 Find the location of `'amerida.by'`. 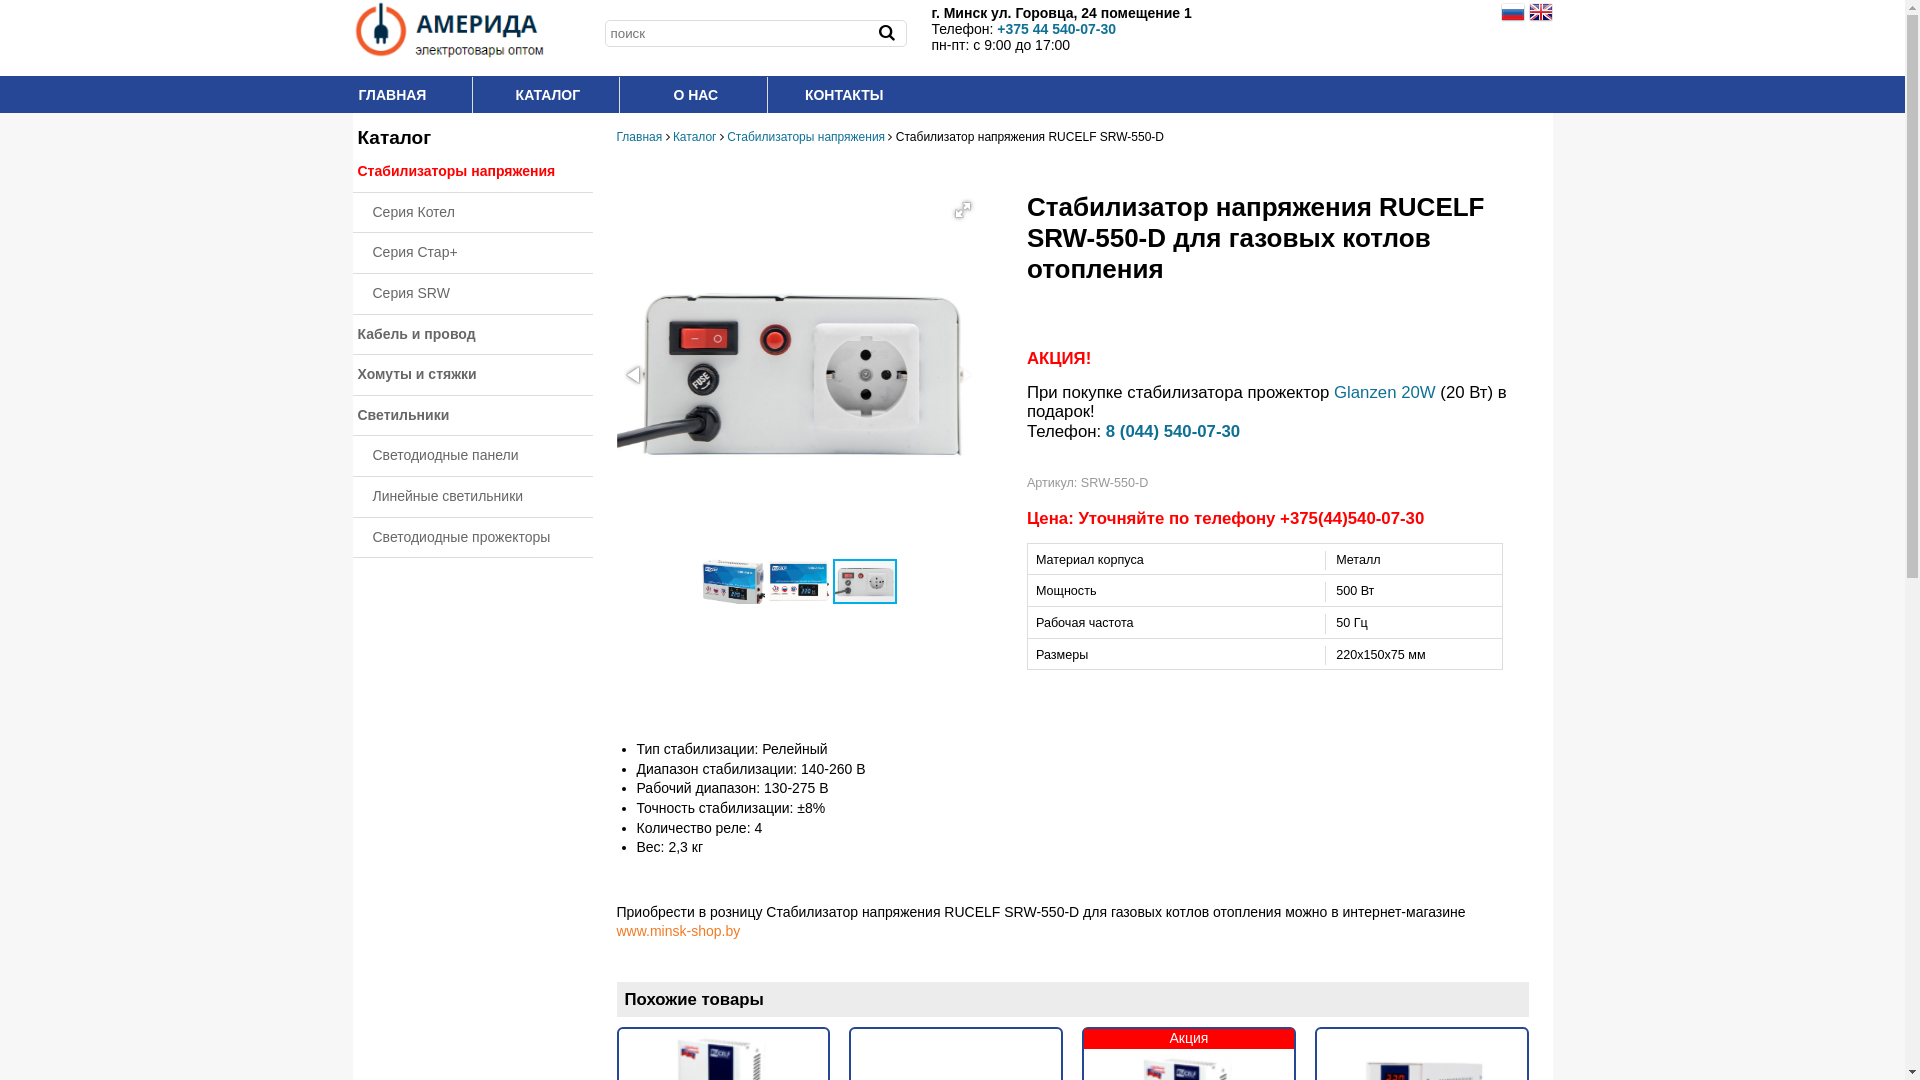

'amerida.by' is located at coordinates (470, 30).